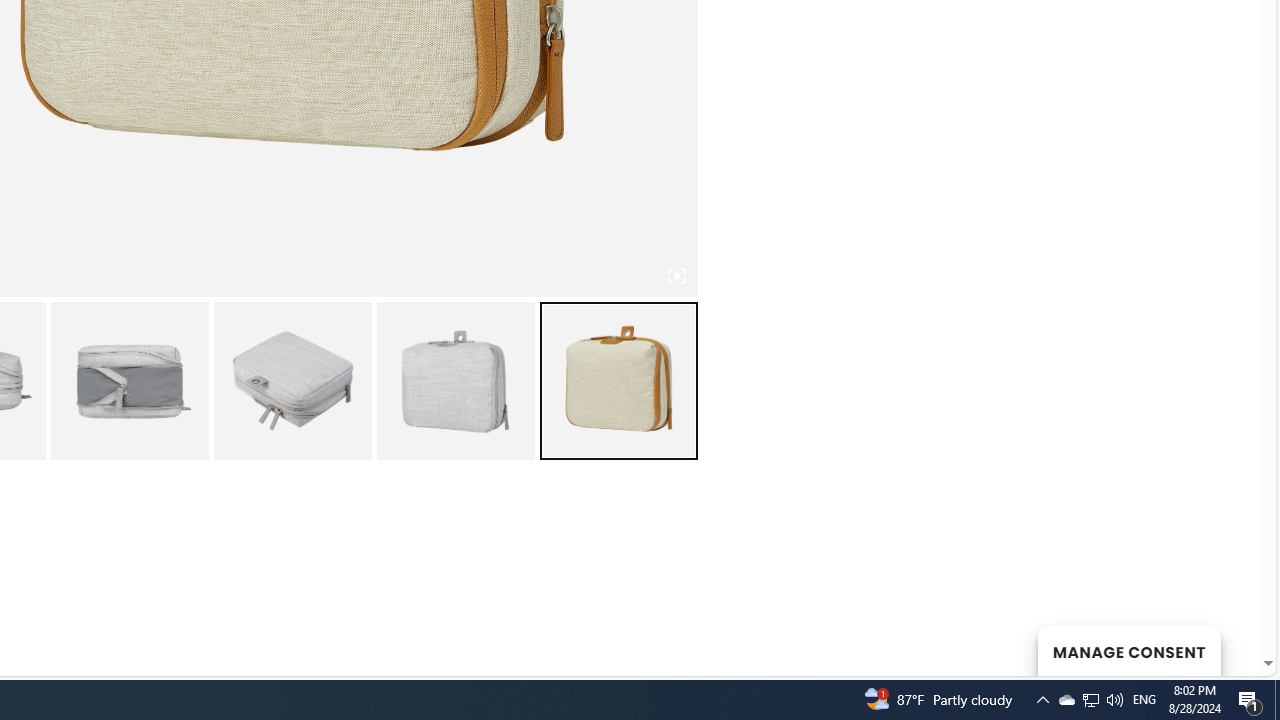 Image resolution: width=1280 pixels, height=720 pixels. I want to click on 'MANAGE CONSENT', so click(1128, 650).